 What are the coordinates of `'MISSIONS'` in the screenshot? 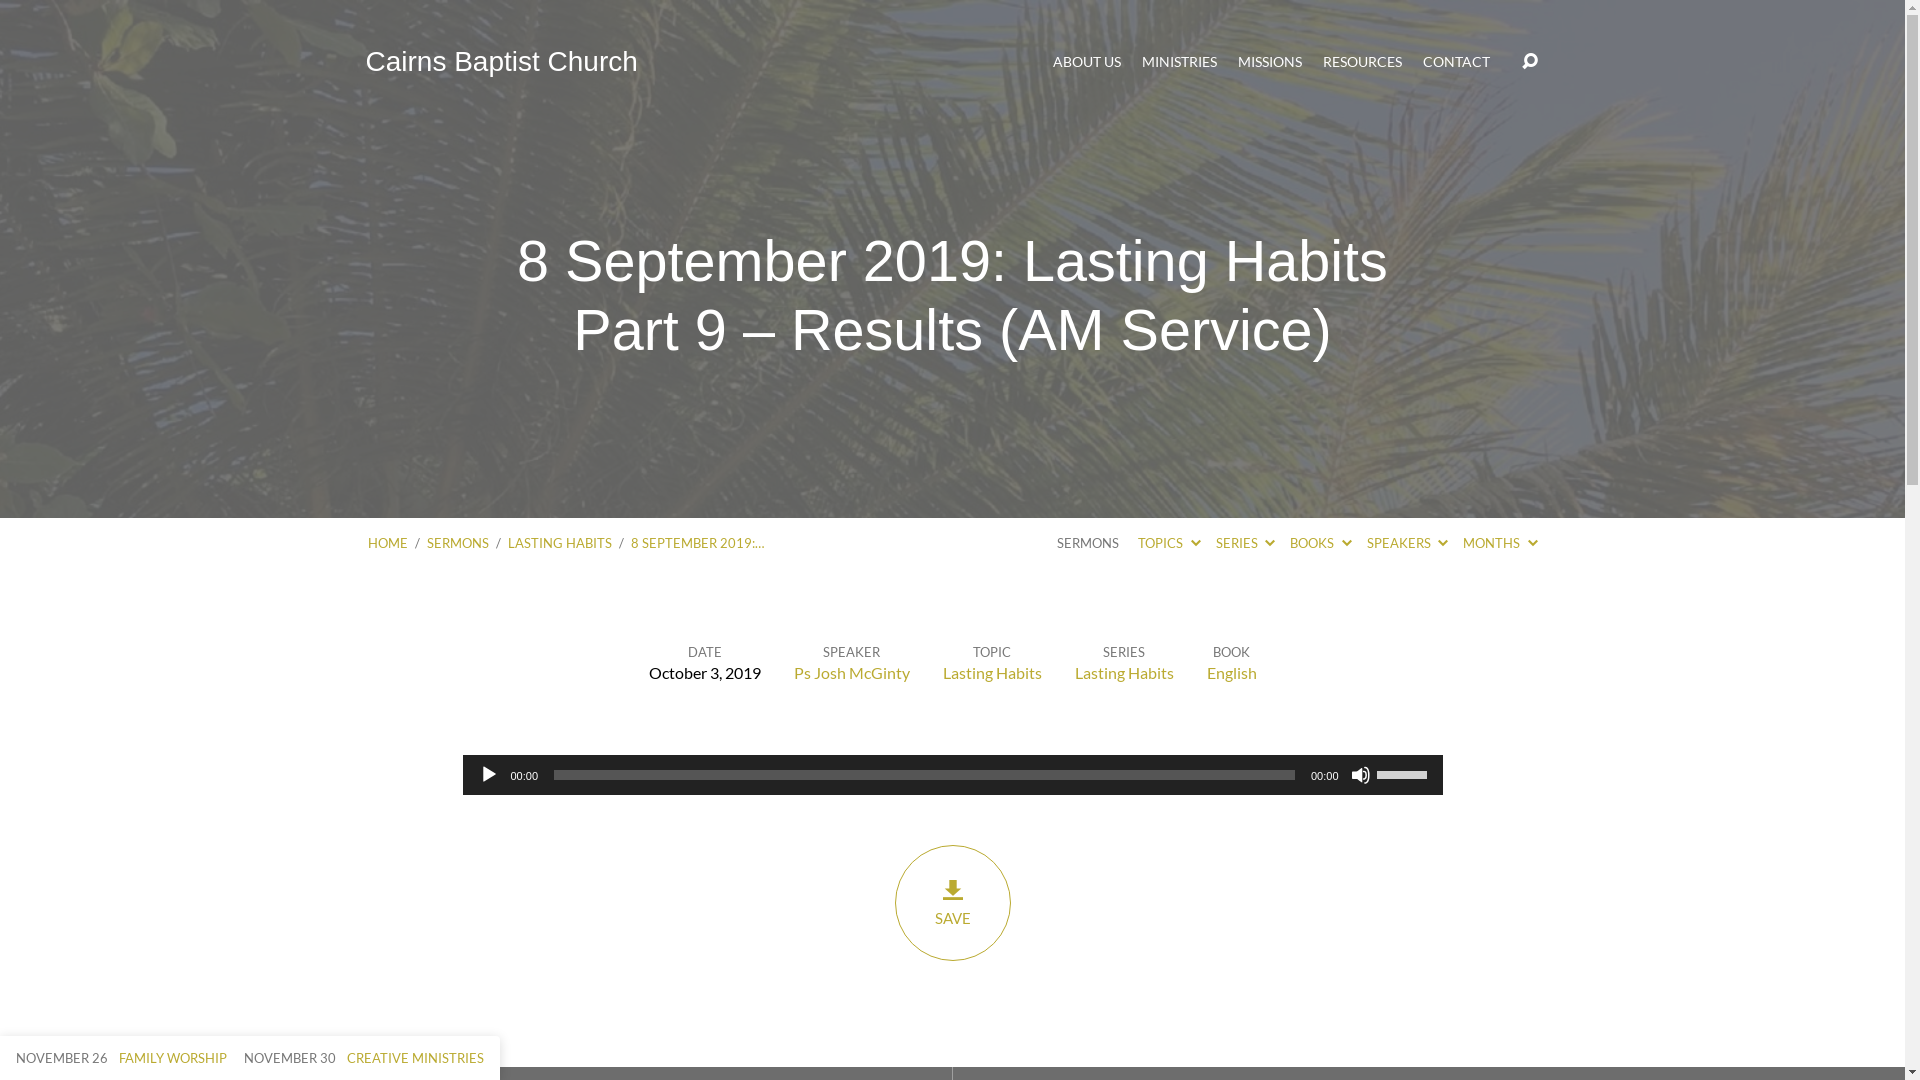 It's located at (1269, 60).